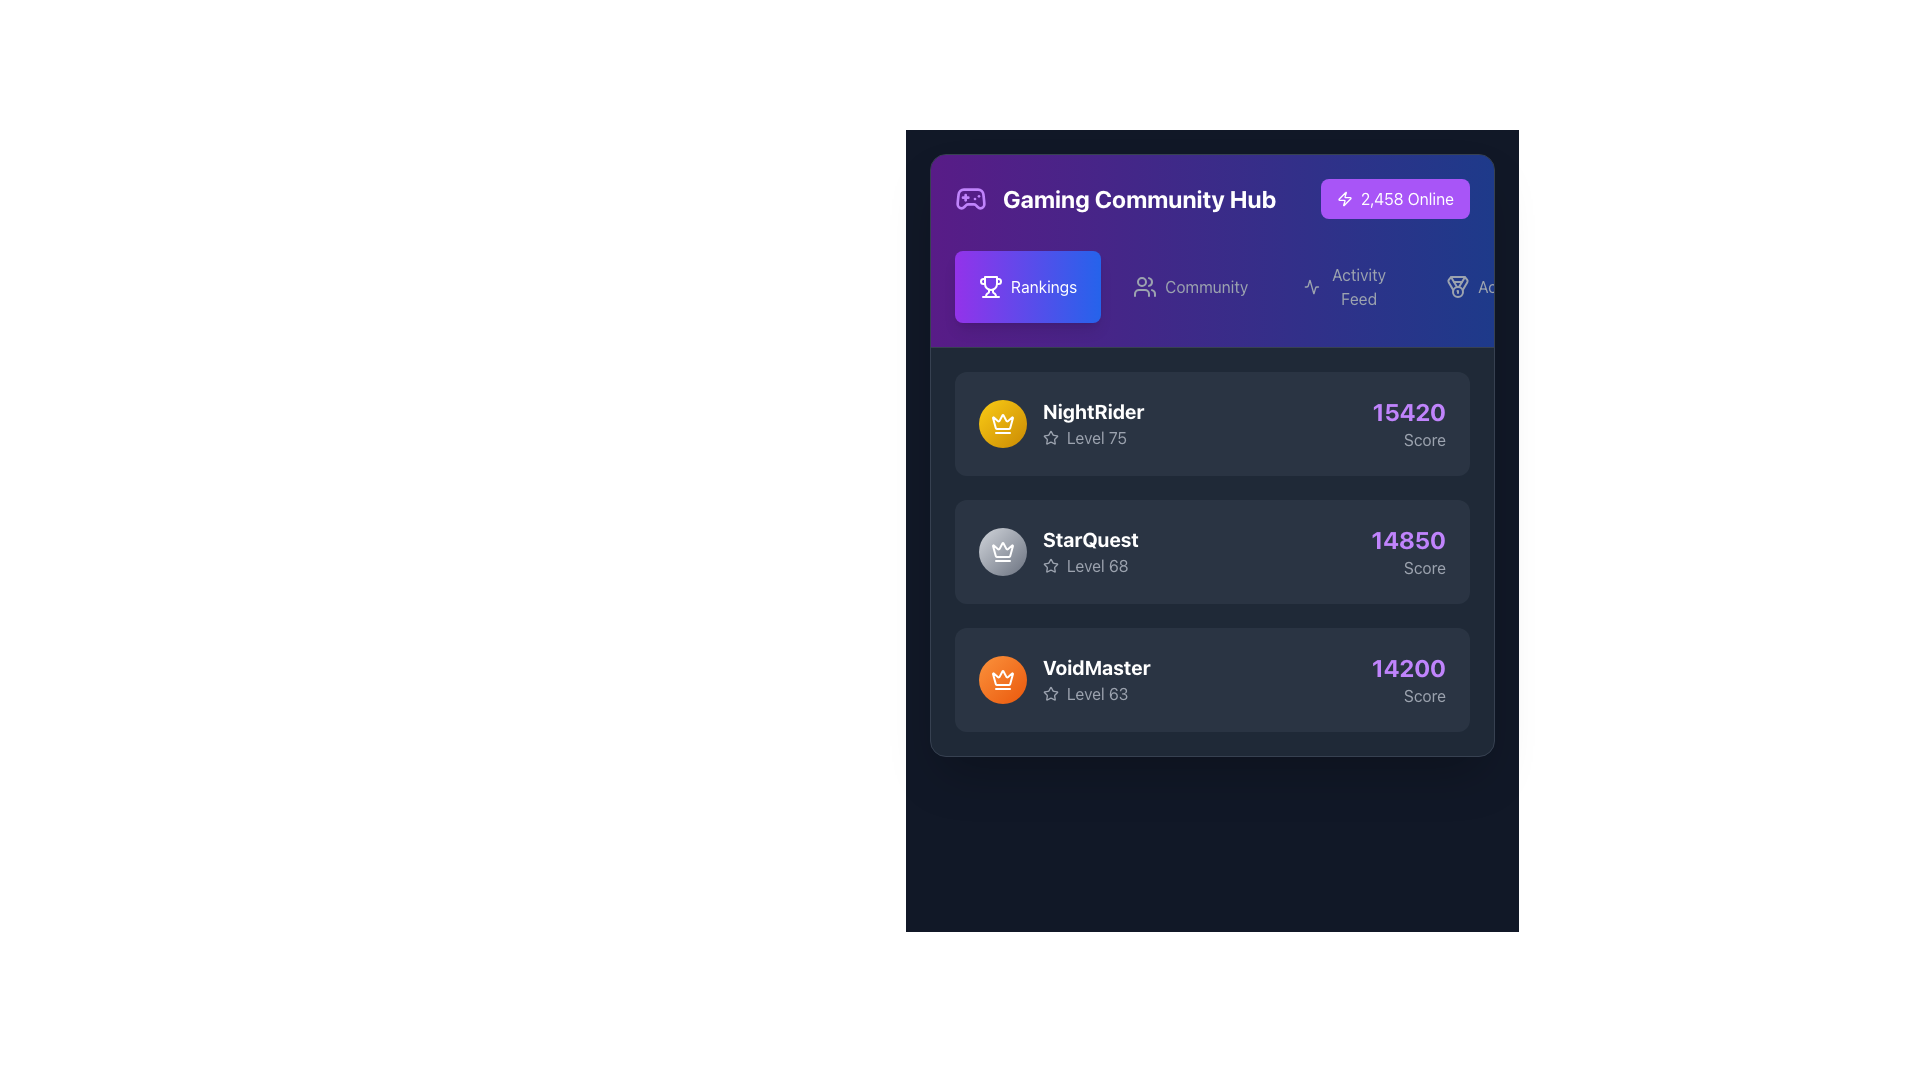 This screenshot has height=1080, width=1920. Describe the element at coordinates (1003, 551) in the screenshot. I see `the Icon Badge representing the achievement or rank of the 'StarQuest' user, located to the left of the 'StarQuest' label in the second list item of the leaderboard panel` at that location.